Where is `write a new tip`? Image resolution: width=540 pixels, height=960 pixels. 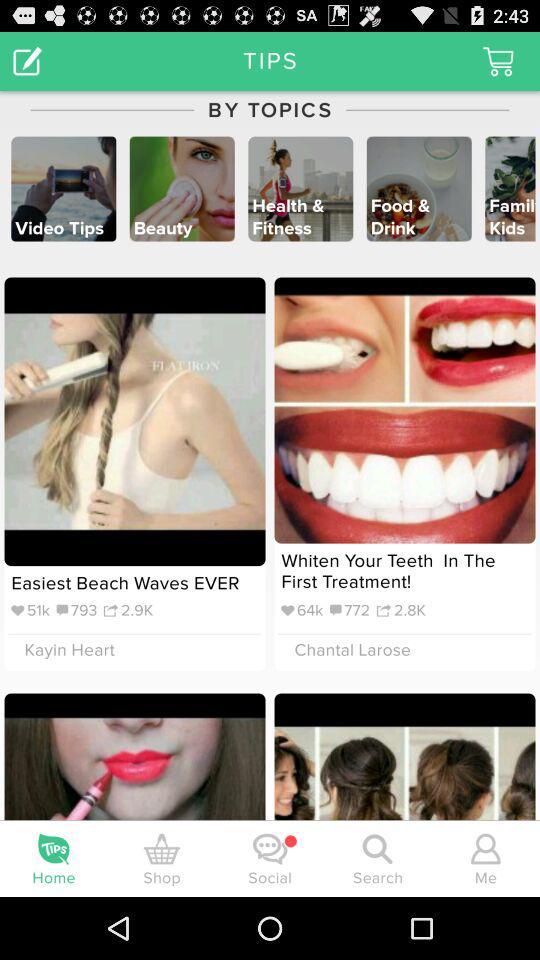
write a new tip is located at coordinates (26, 59).